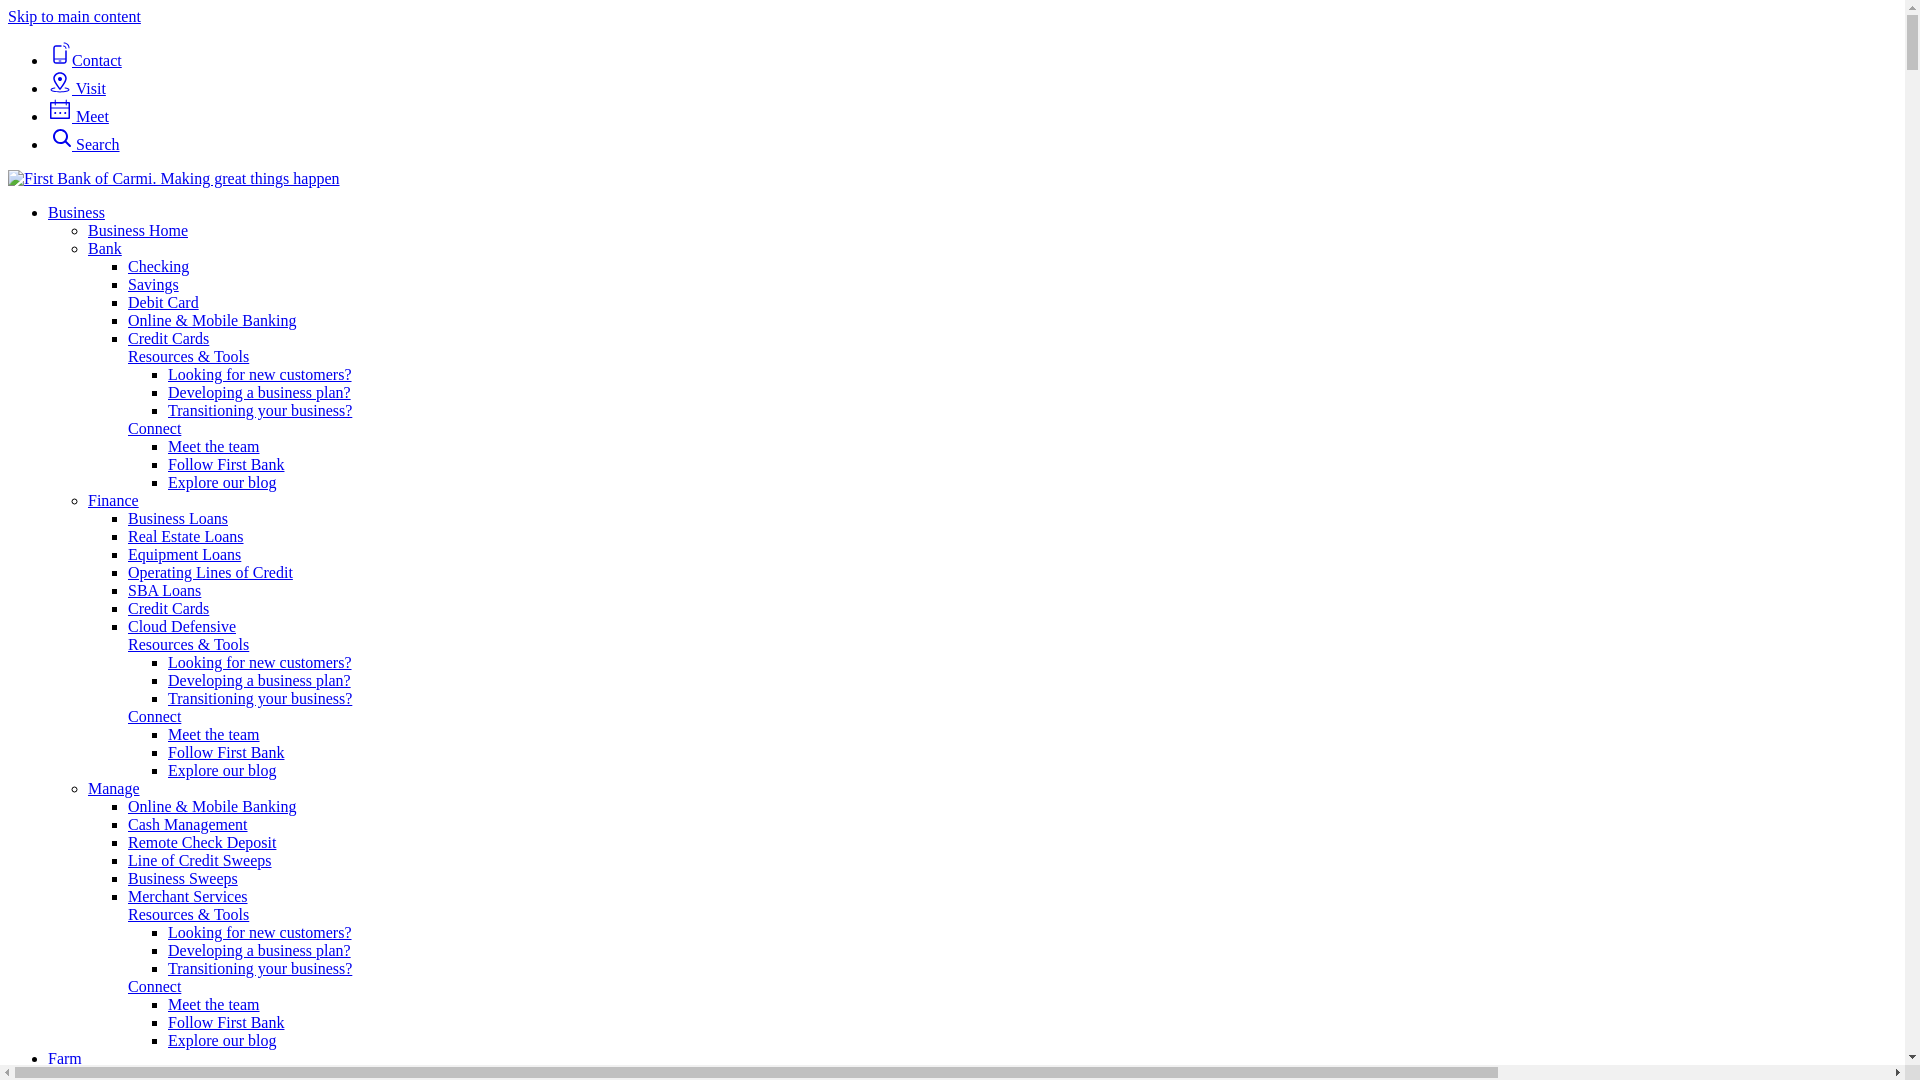 The width and height of the screenshot is (1920, 1080). What do you see at coordinates (188, 355) in the screenshot?
I see `'Resources & Tools'` at bounding box center [188, 355].